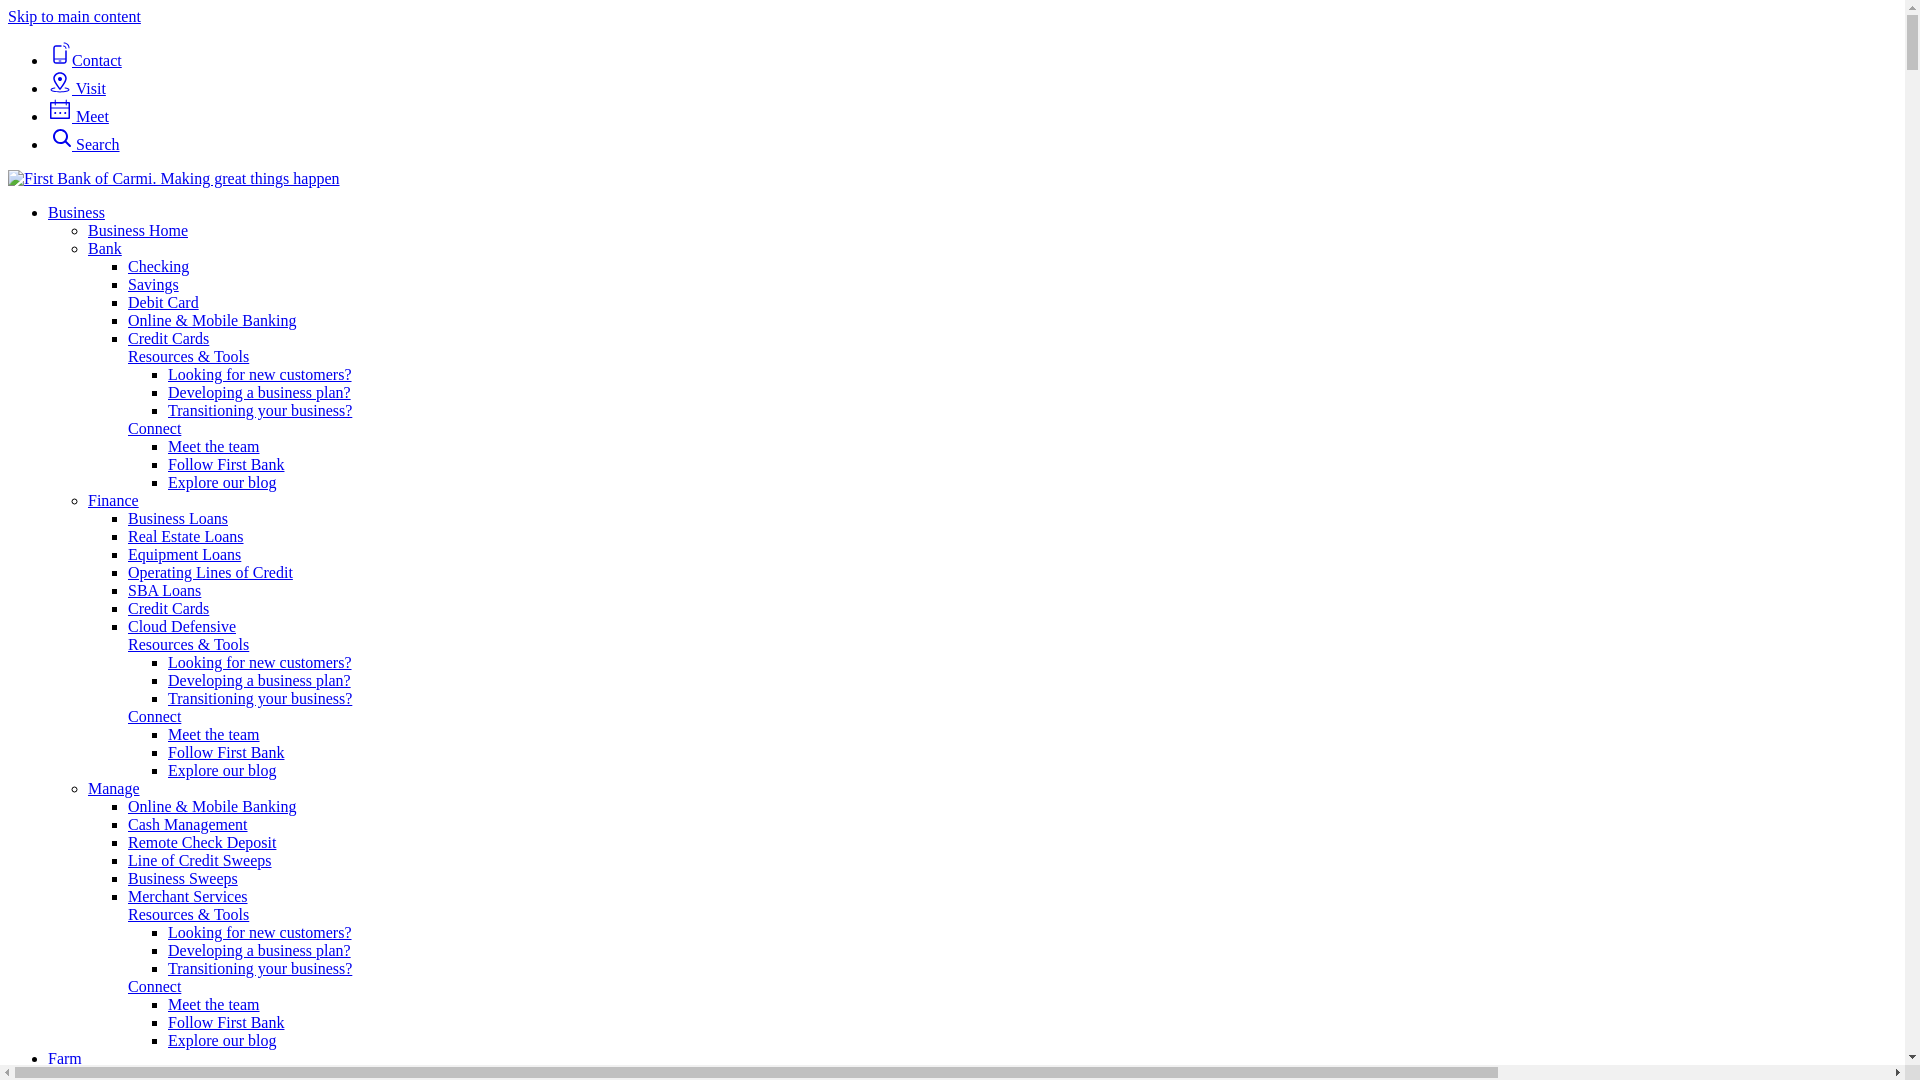 The width and height of the screenshot is (1920, 1080). What do you see at coordinates (188, 355) in the screenshot?
I see `'Resources & Tools'` at bounding box center [188, 355].